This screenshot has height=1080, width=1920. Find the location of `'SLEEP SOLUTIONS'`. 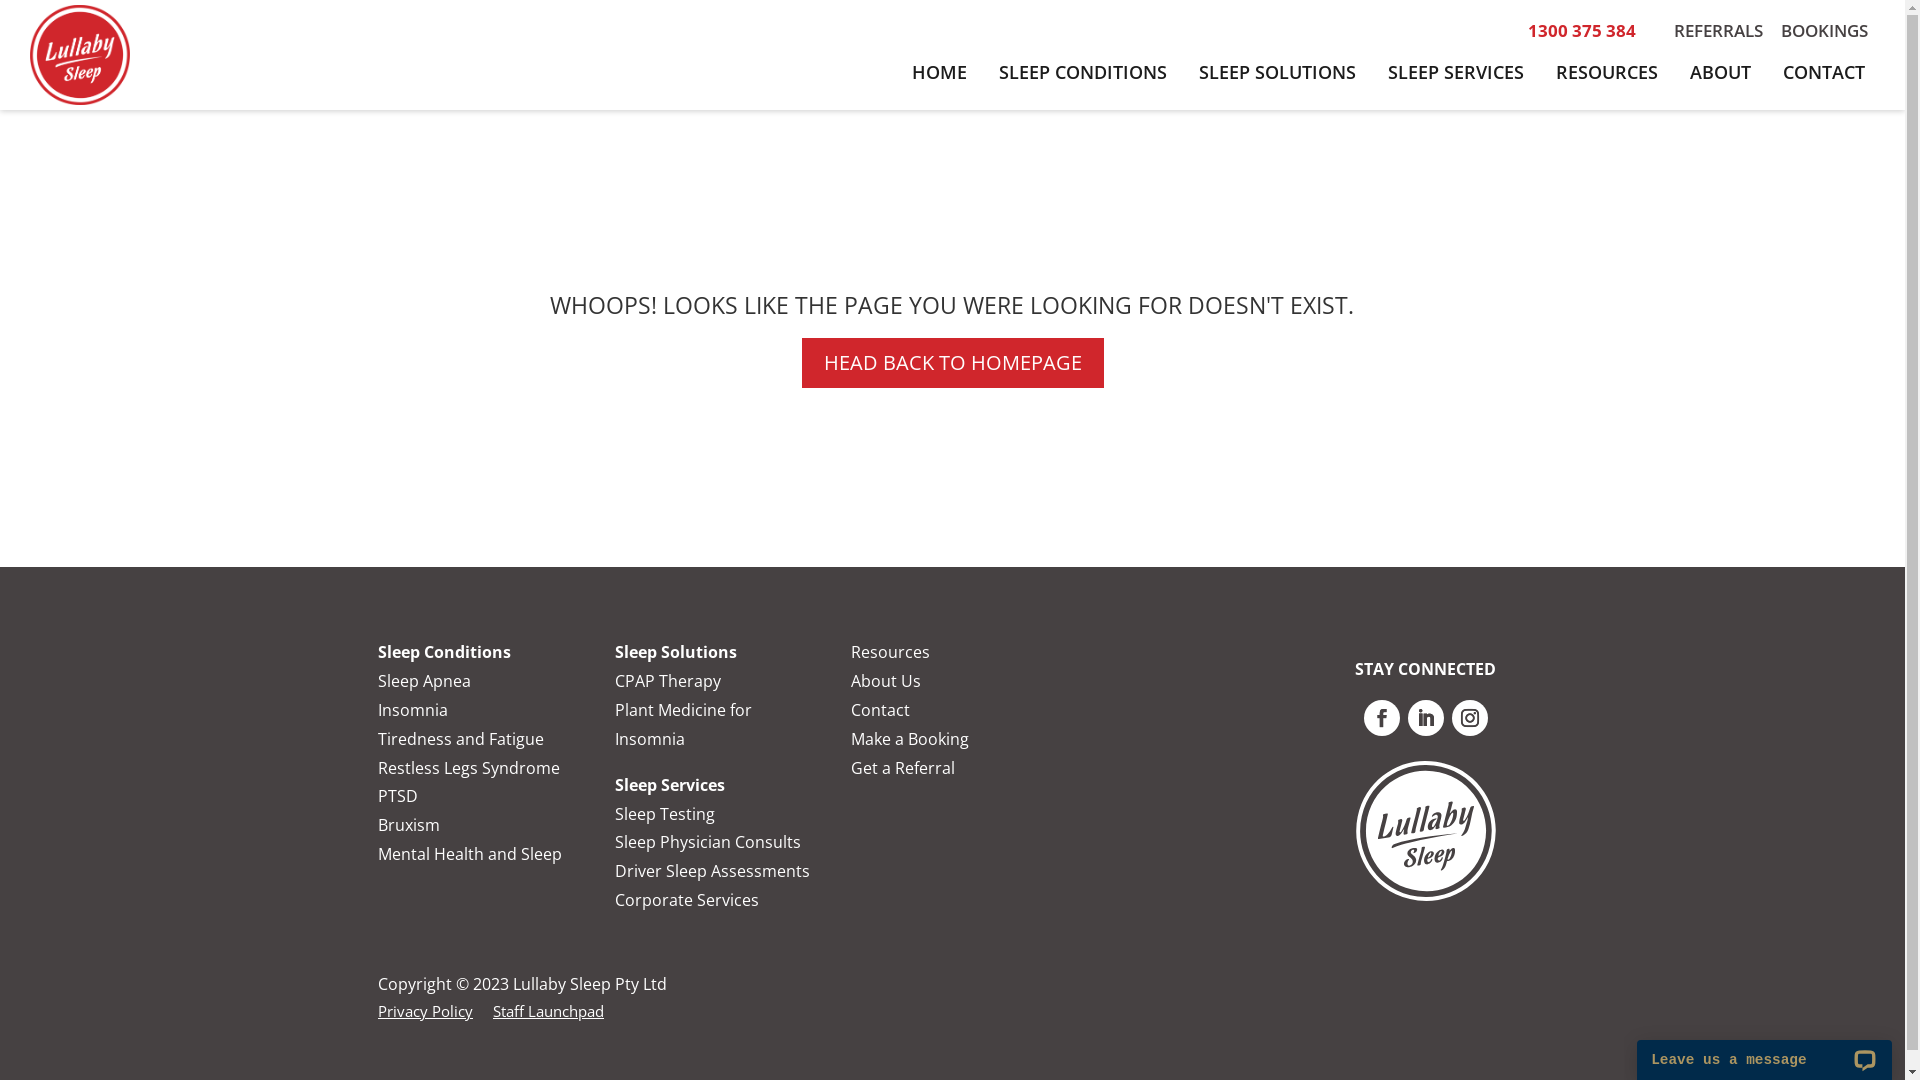

'SLEEP SOLUTIONS' is located at coordinates (1276, 71).